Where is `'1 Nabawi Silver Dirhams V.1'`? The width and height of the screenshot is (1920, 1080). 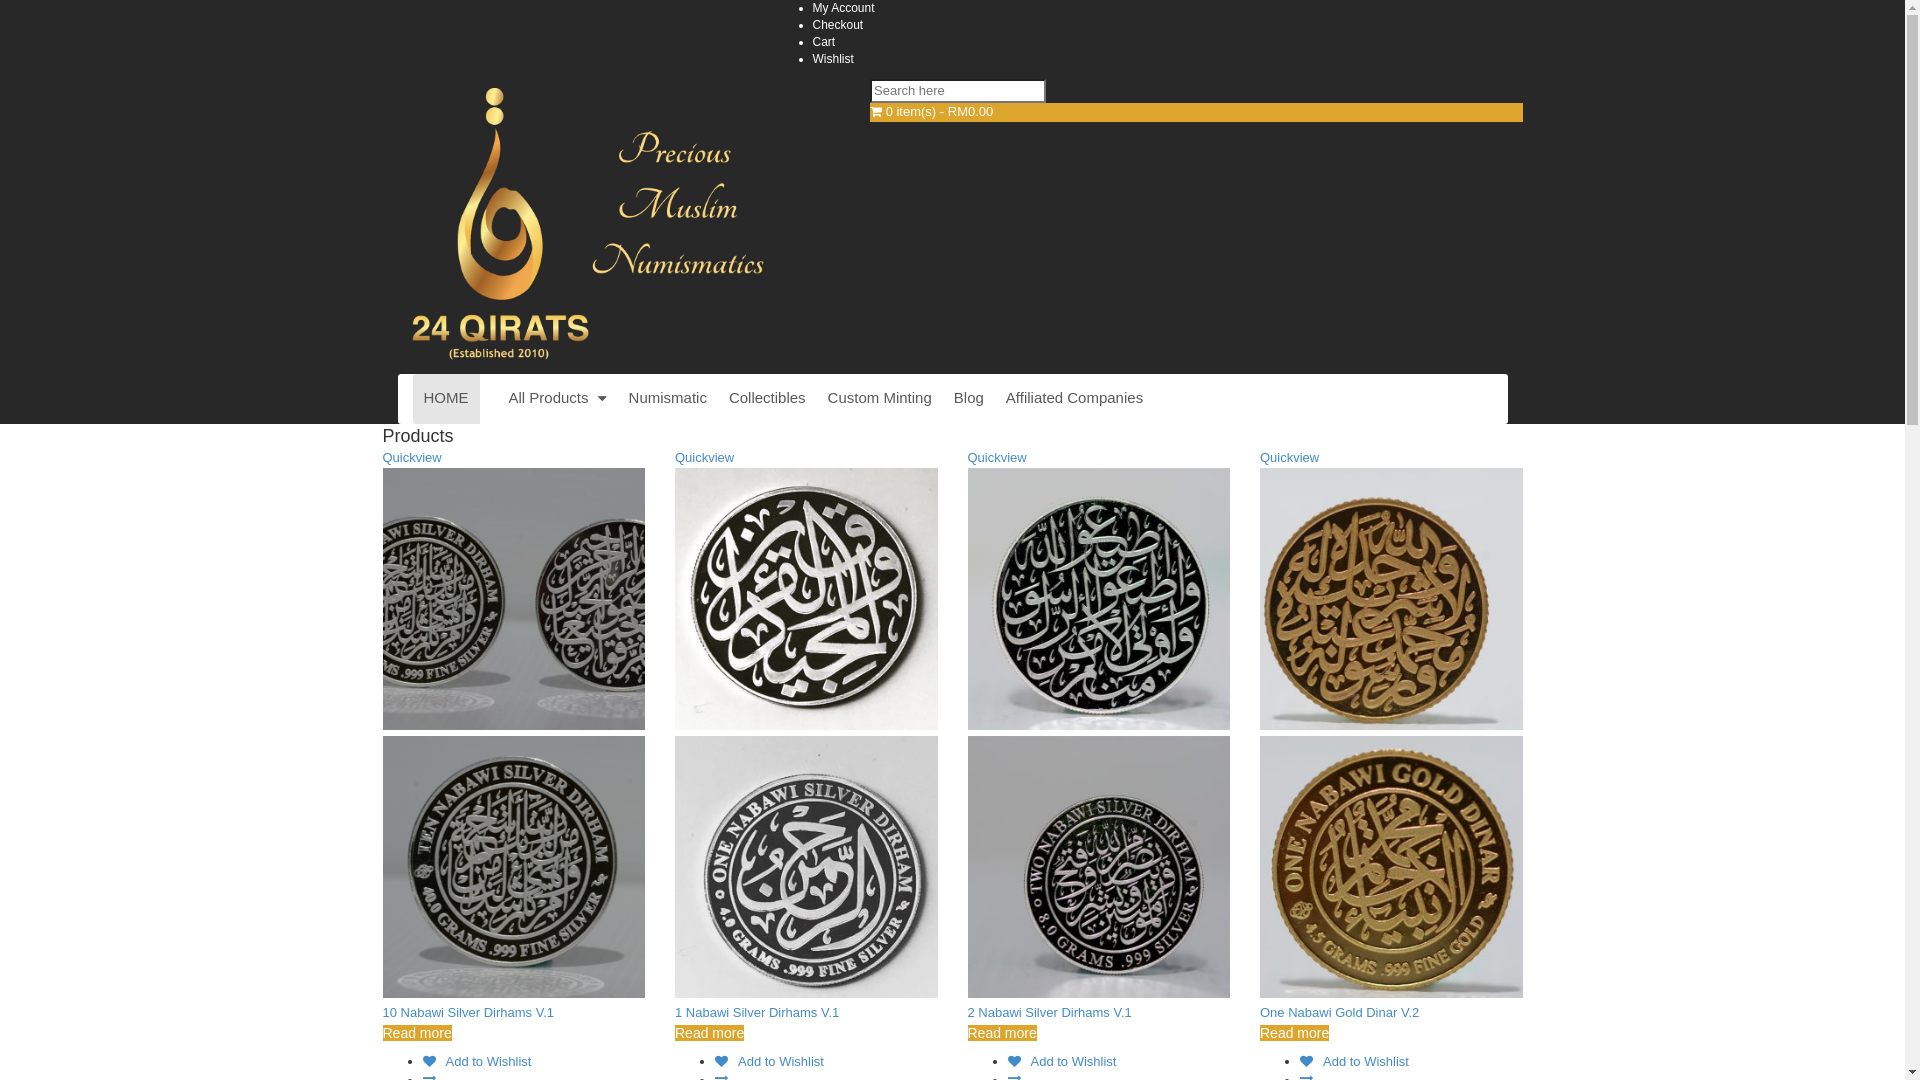 '1 Nabawi Silver Dirhams V.1' is located at coordinates (756, 1012).